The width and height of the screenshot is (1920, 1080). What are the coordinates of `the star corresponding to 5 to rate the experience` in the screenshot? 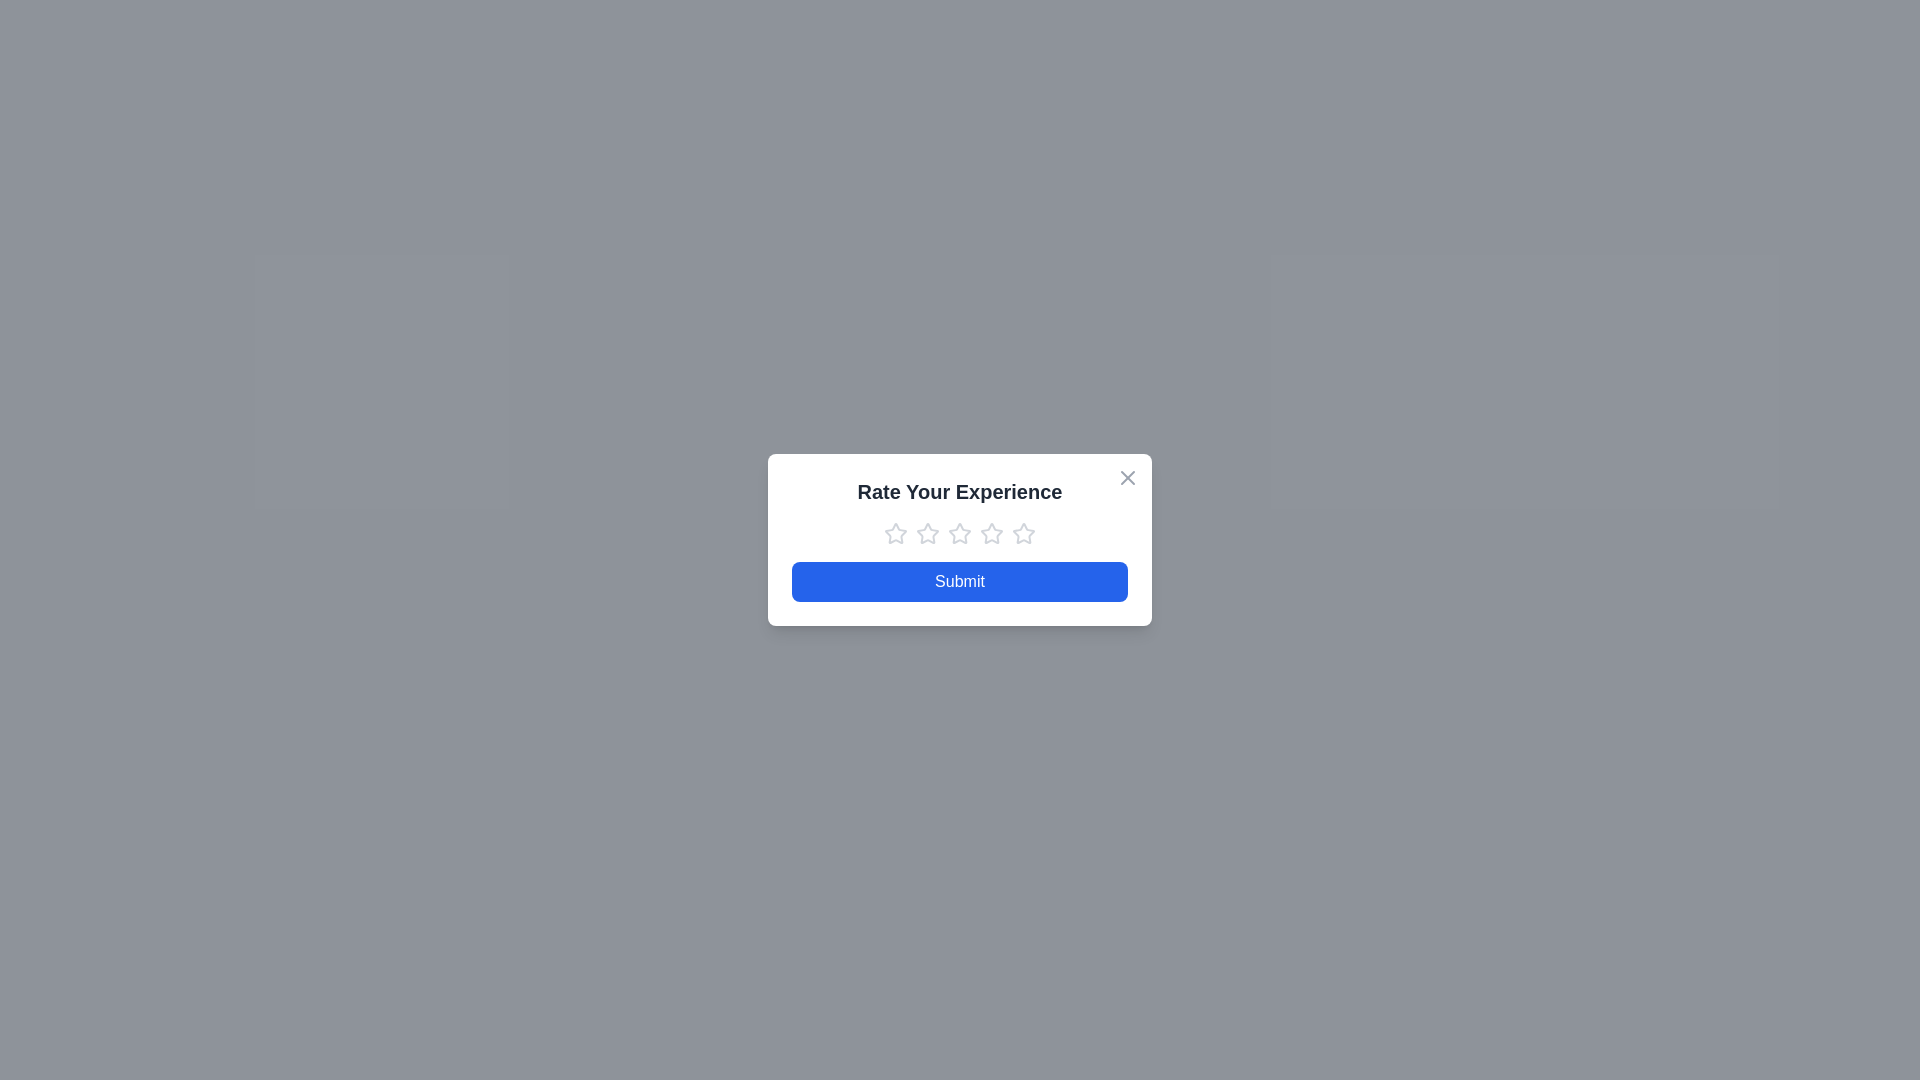 It's located at (1023, 532).